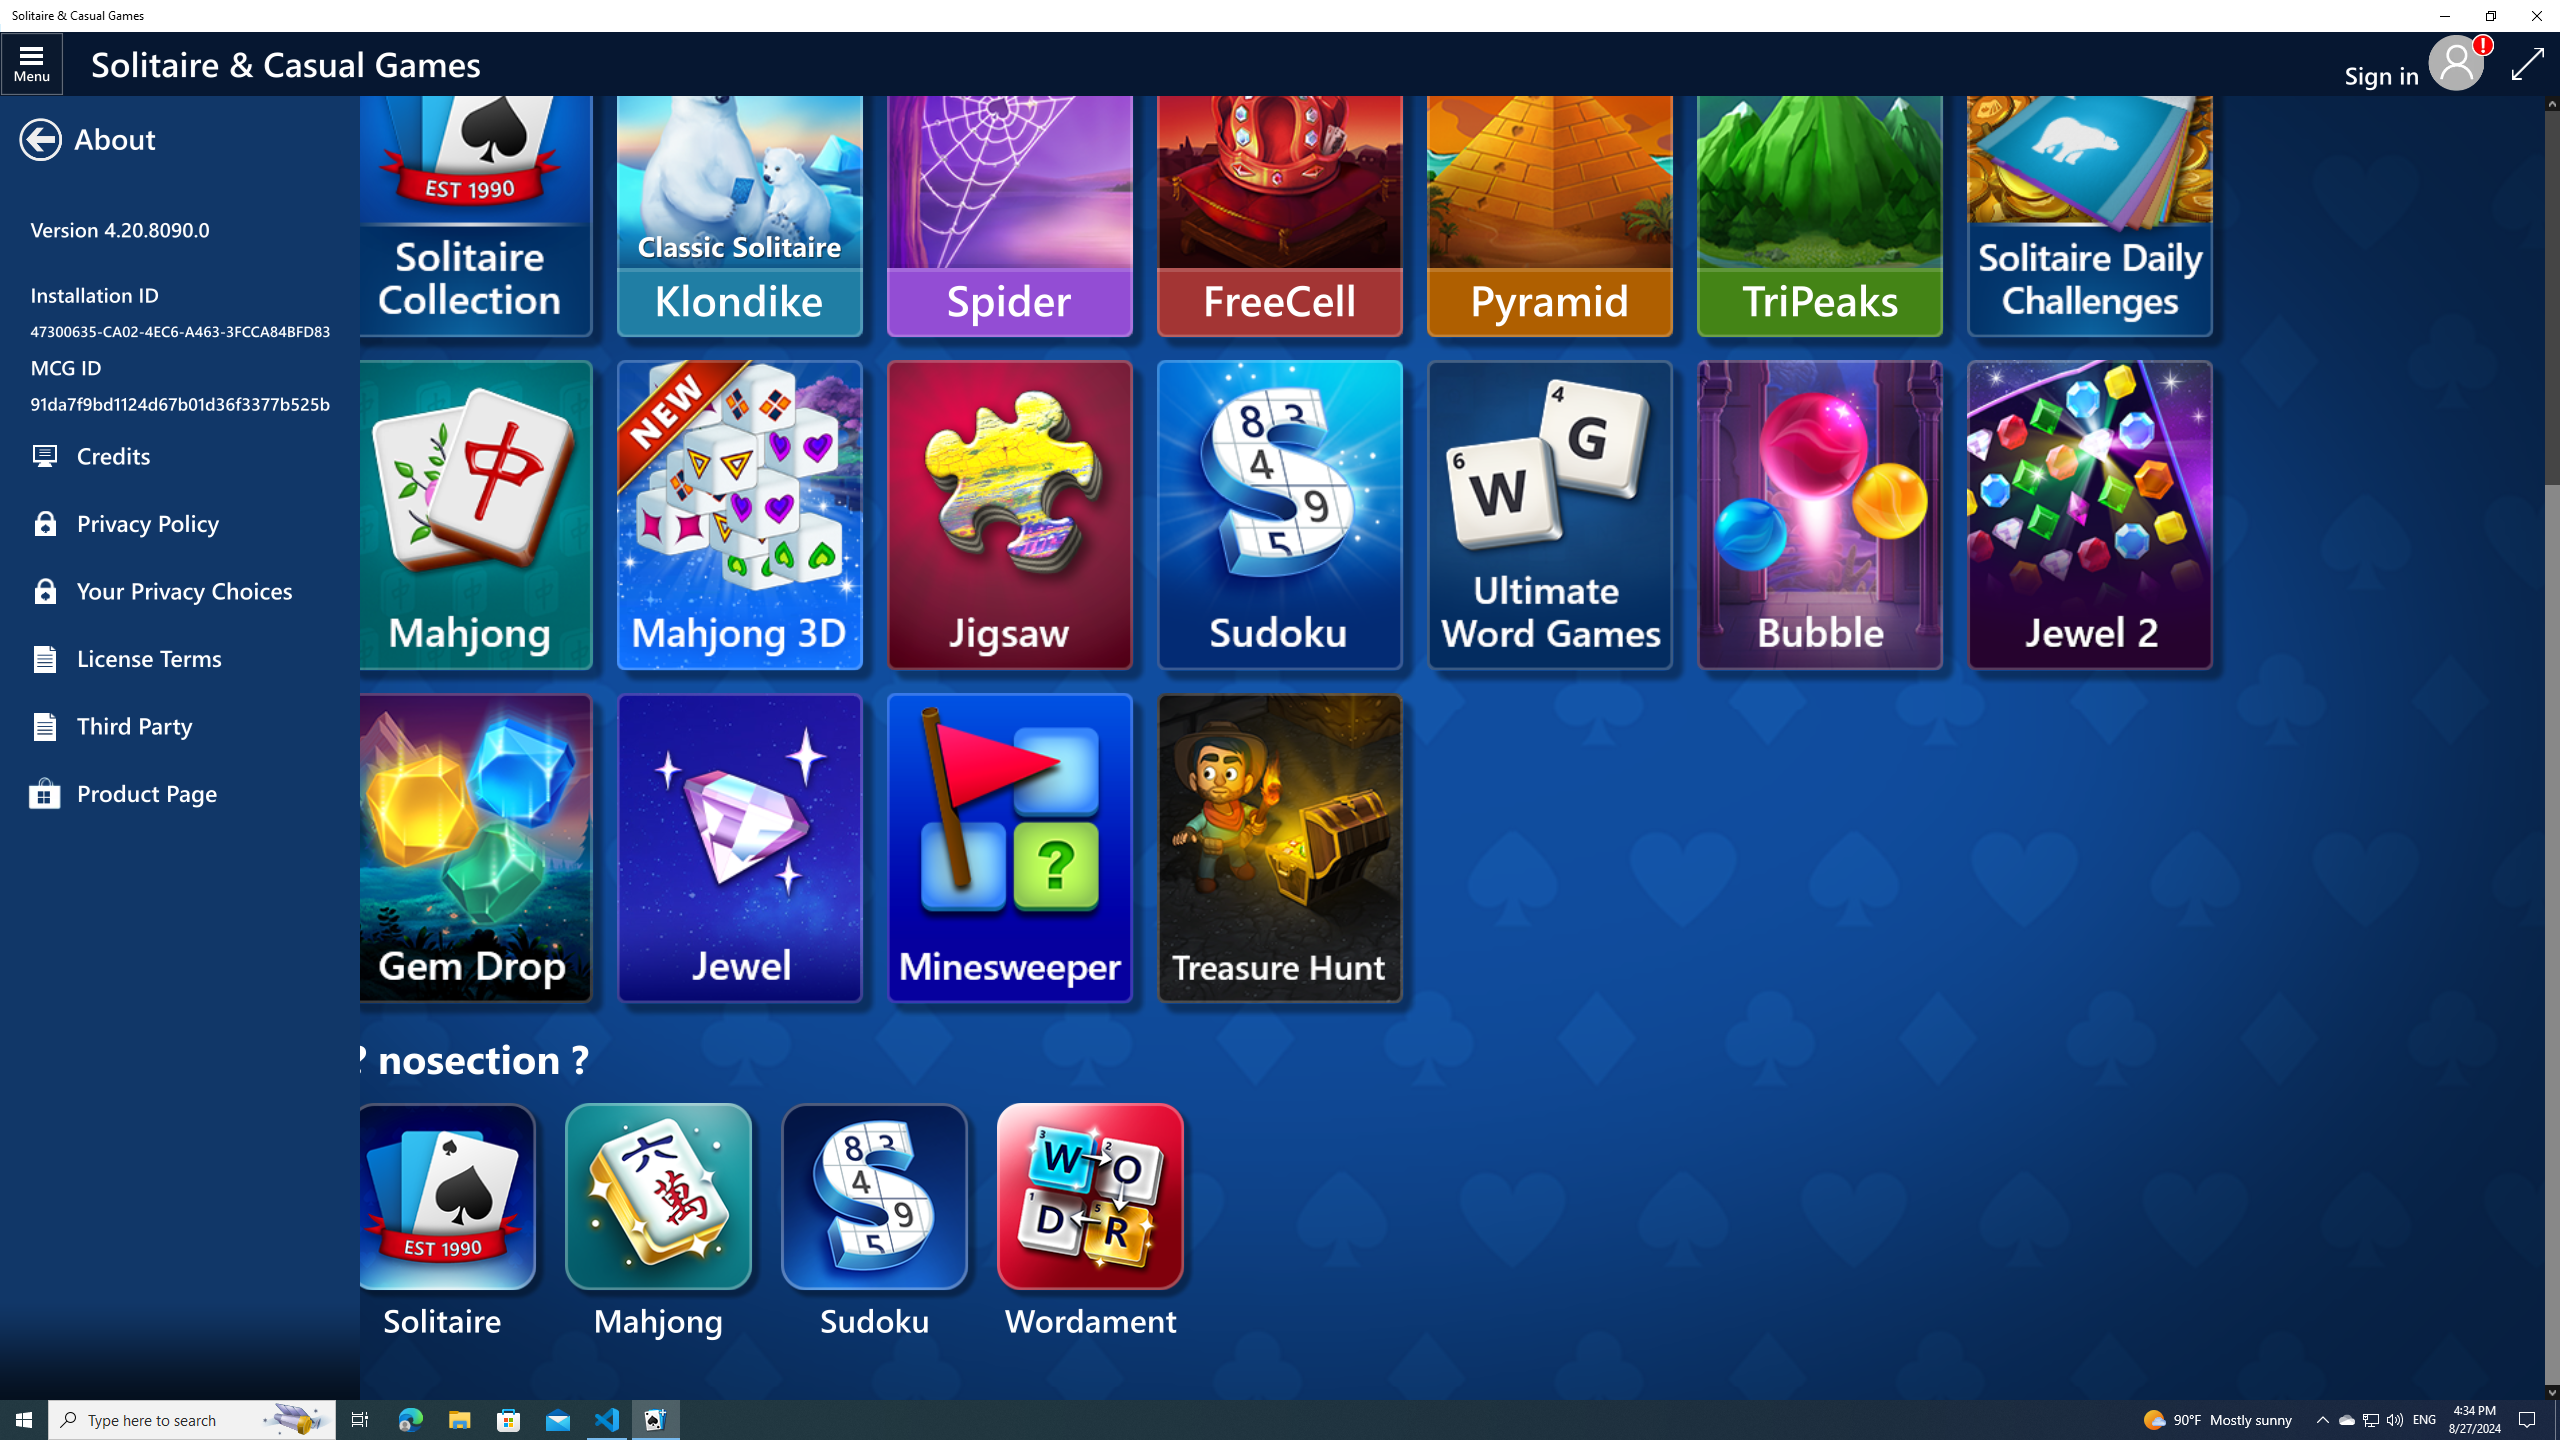 The image size is (2560, 1440). Describe the element at coordinates (1819, 181) in the screenshot. I see `'TriPeaks'` at that location.